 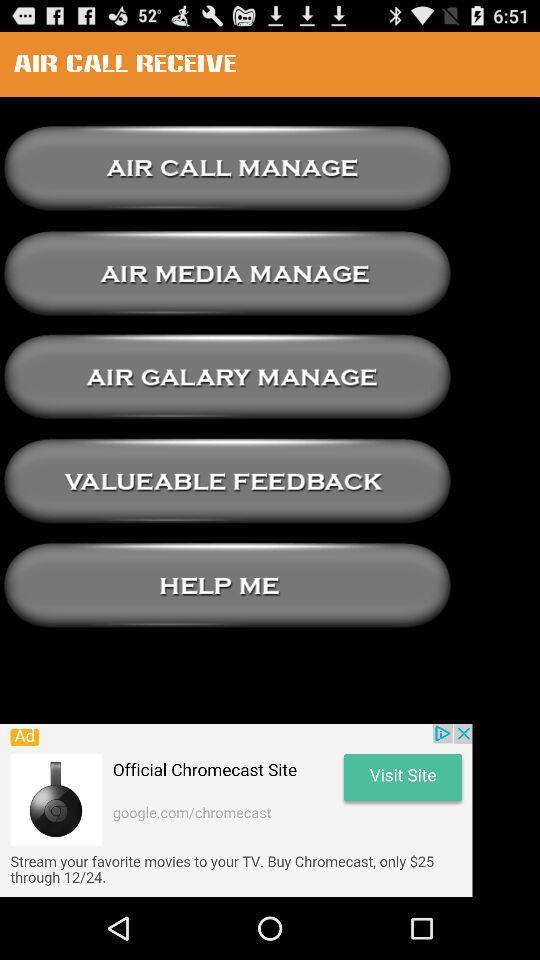 I want to click on open help me screen, so click(x=226, y=585).